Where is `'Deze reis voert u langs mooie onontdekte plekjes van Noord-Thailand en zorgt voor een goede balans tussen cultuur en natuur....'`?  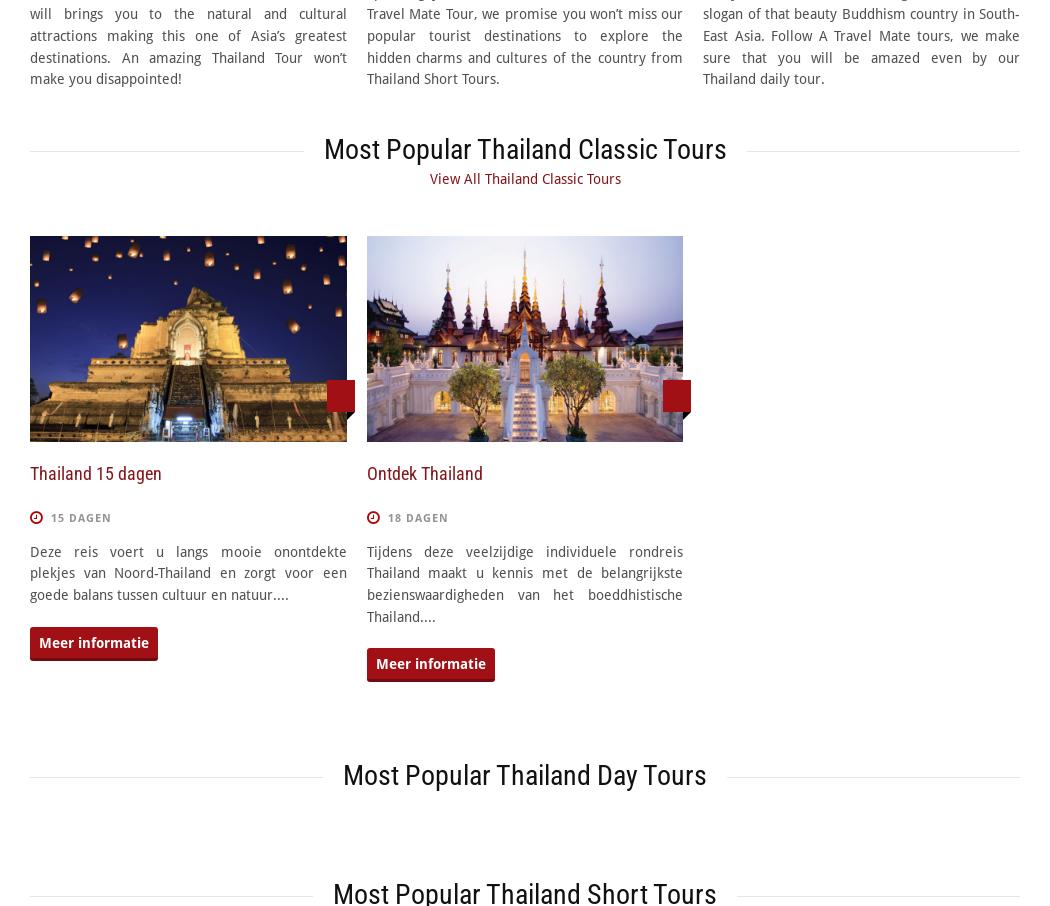
'Deze reis voert u langs mooie onontdekte plekjes van Noord-Thailand en zorgt voor een goede balans tussen cultuur en natuur....' is located at coordinates (187, 572).